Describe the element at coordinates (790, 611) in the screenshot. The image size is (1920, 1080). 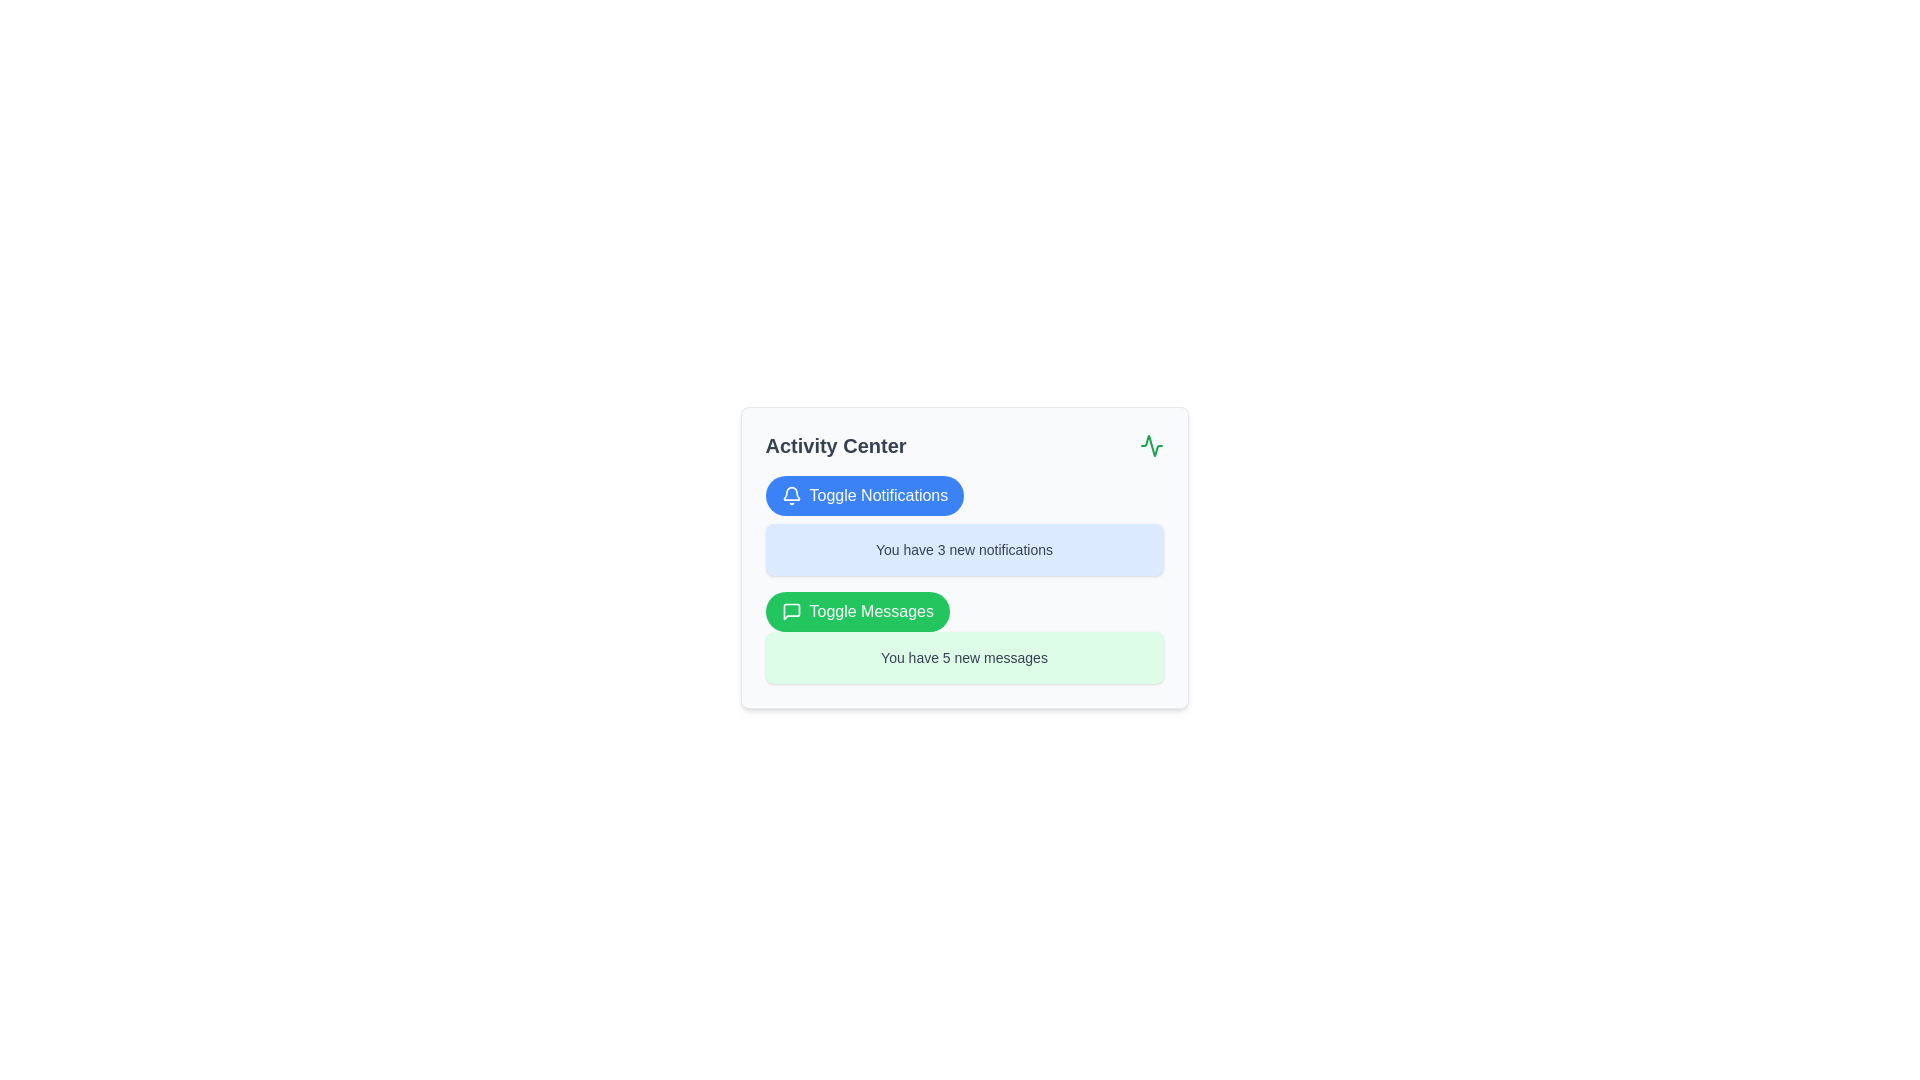
I see `the icon located inside the green 'Toggle Messages' button, which is positioned to the left of the text within the button` at that location.